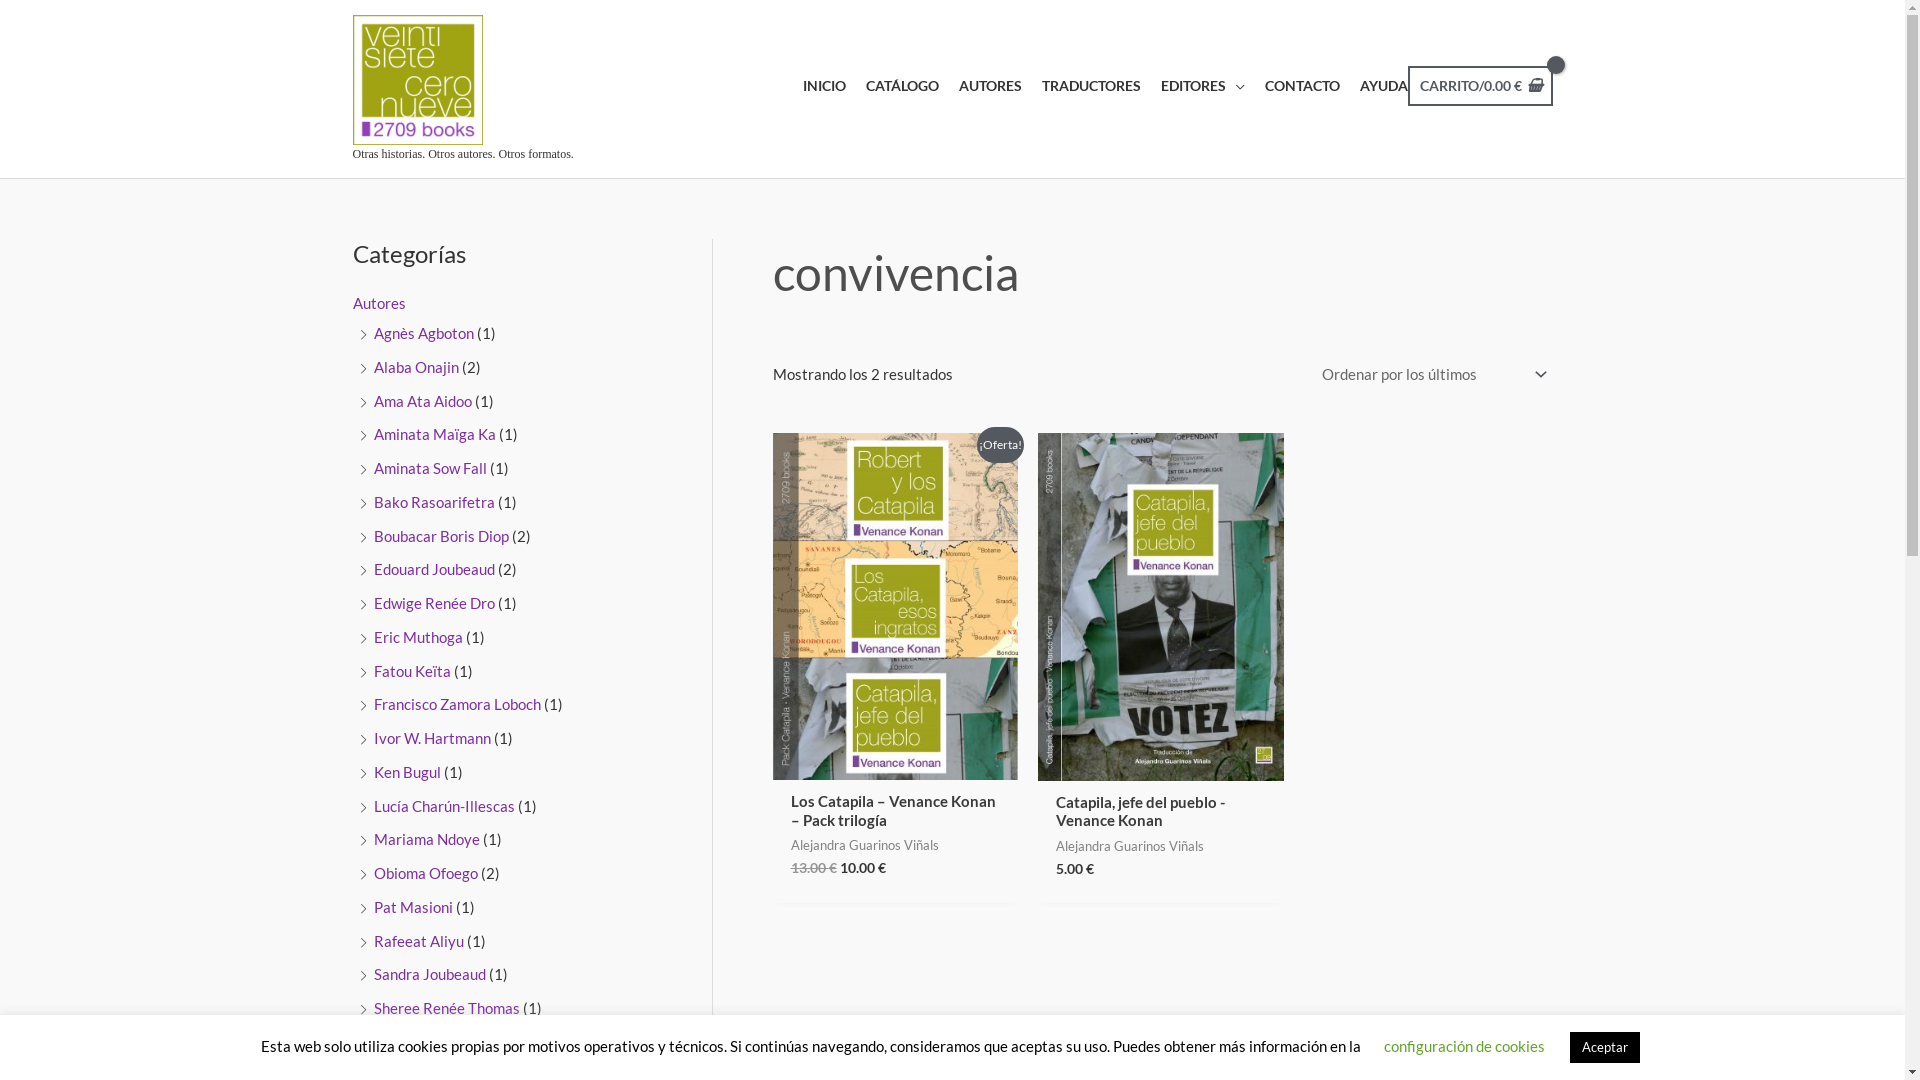 The image size is (1920, 1080). Describe the element at coordinates (426, 839) in the screenshot. I see `'Mariama Ndoye'` at that location.